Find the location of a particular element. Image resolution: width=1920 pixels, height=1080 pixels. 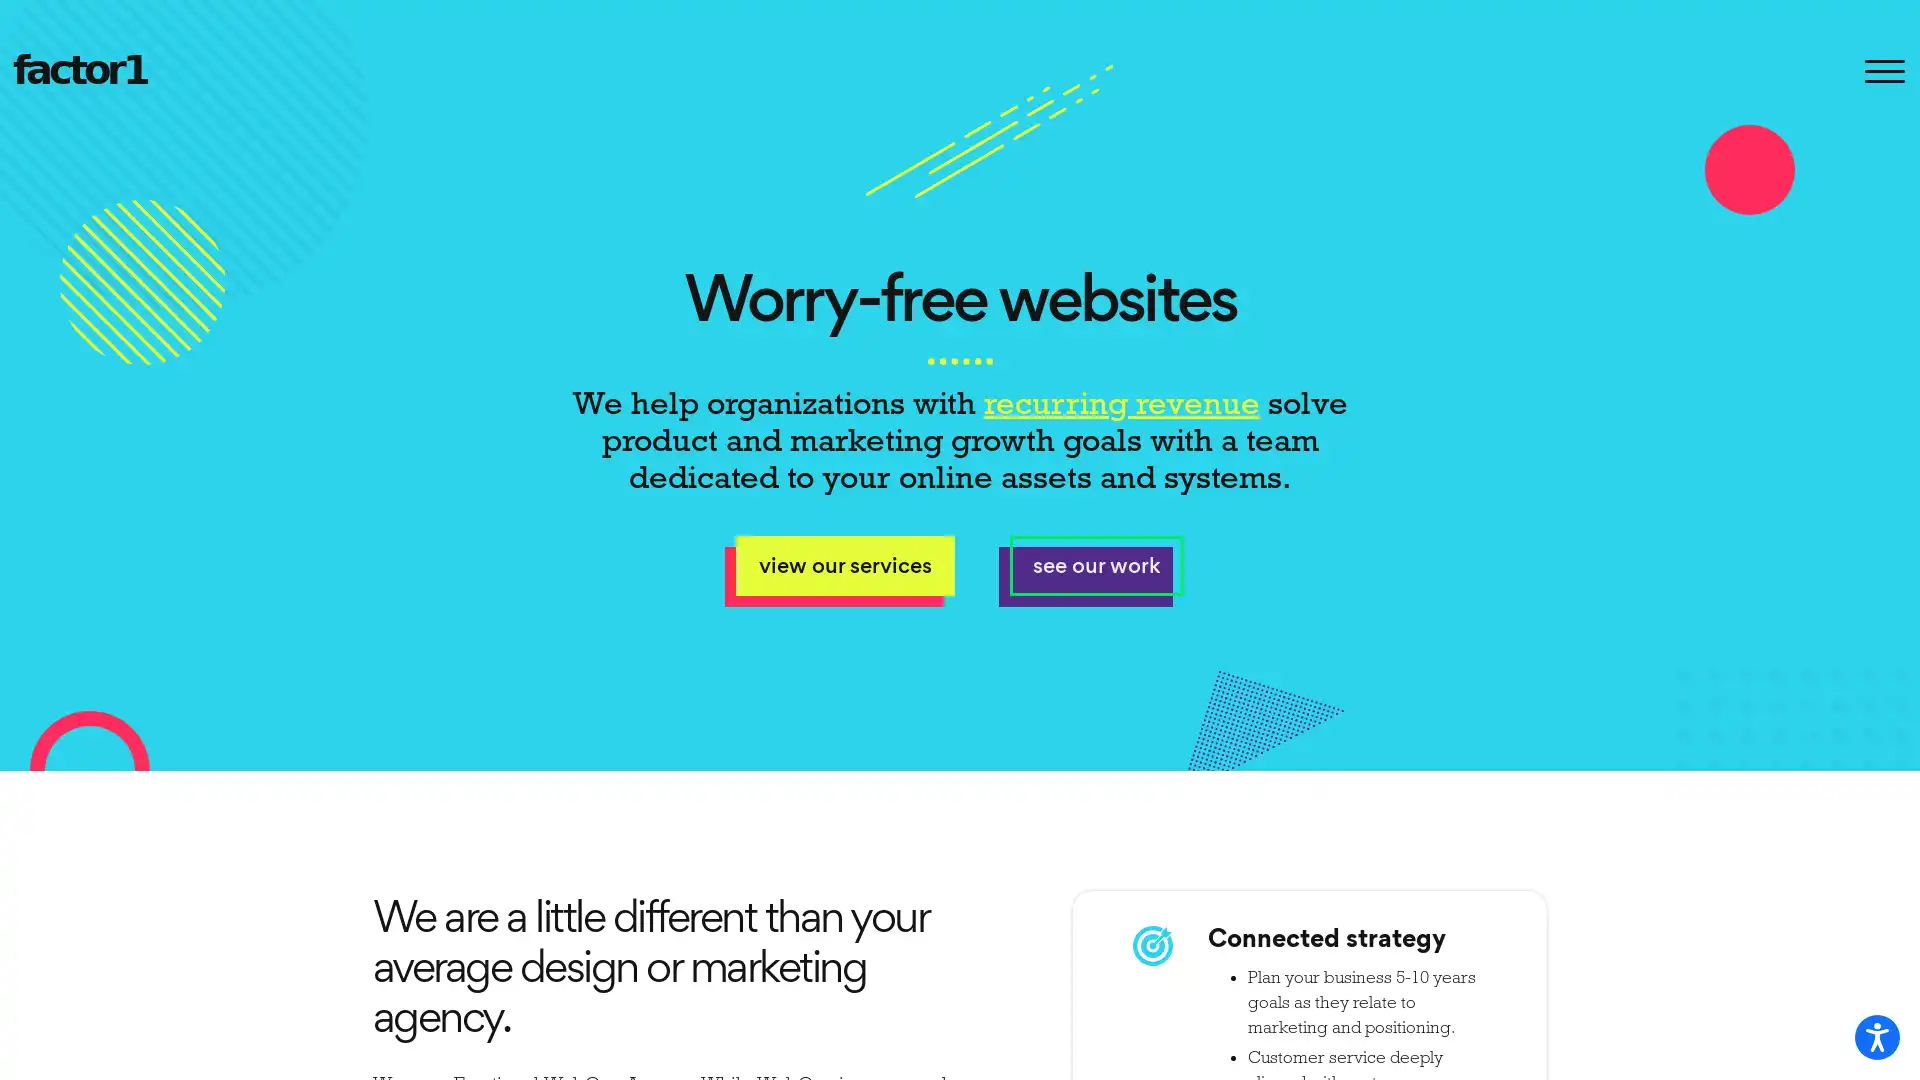

Open accessibility options, statement and help is located at coordinates (1876, 1036).